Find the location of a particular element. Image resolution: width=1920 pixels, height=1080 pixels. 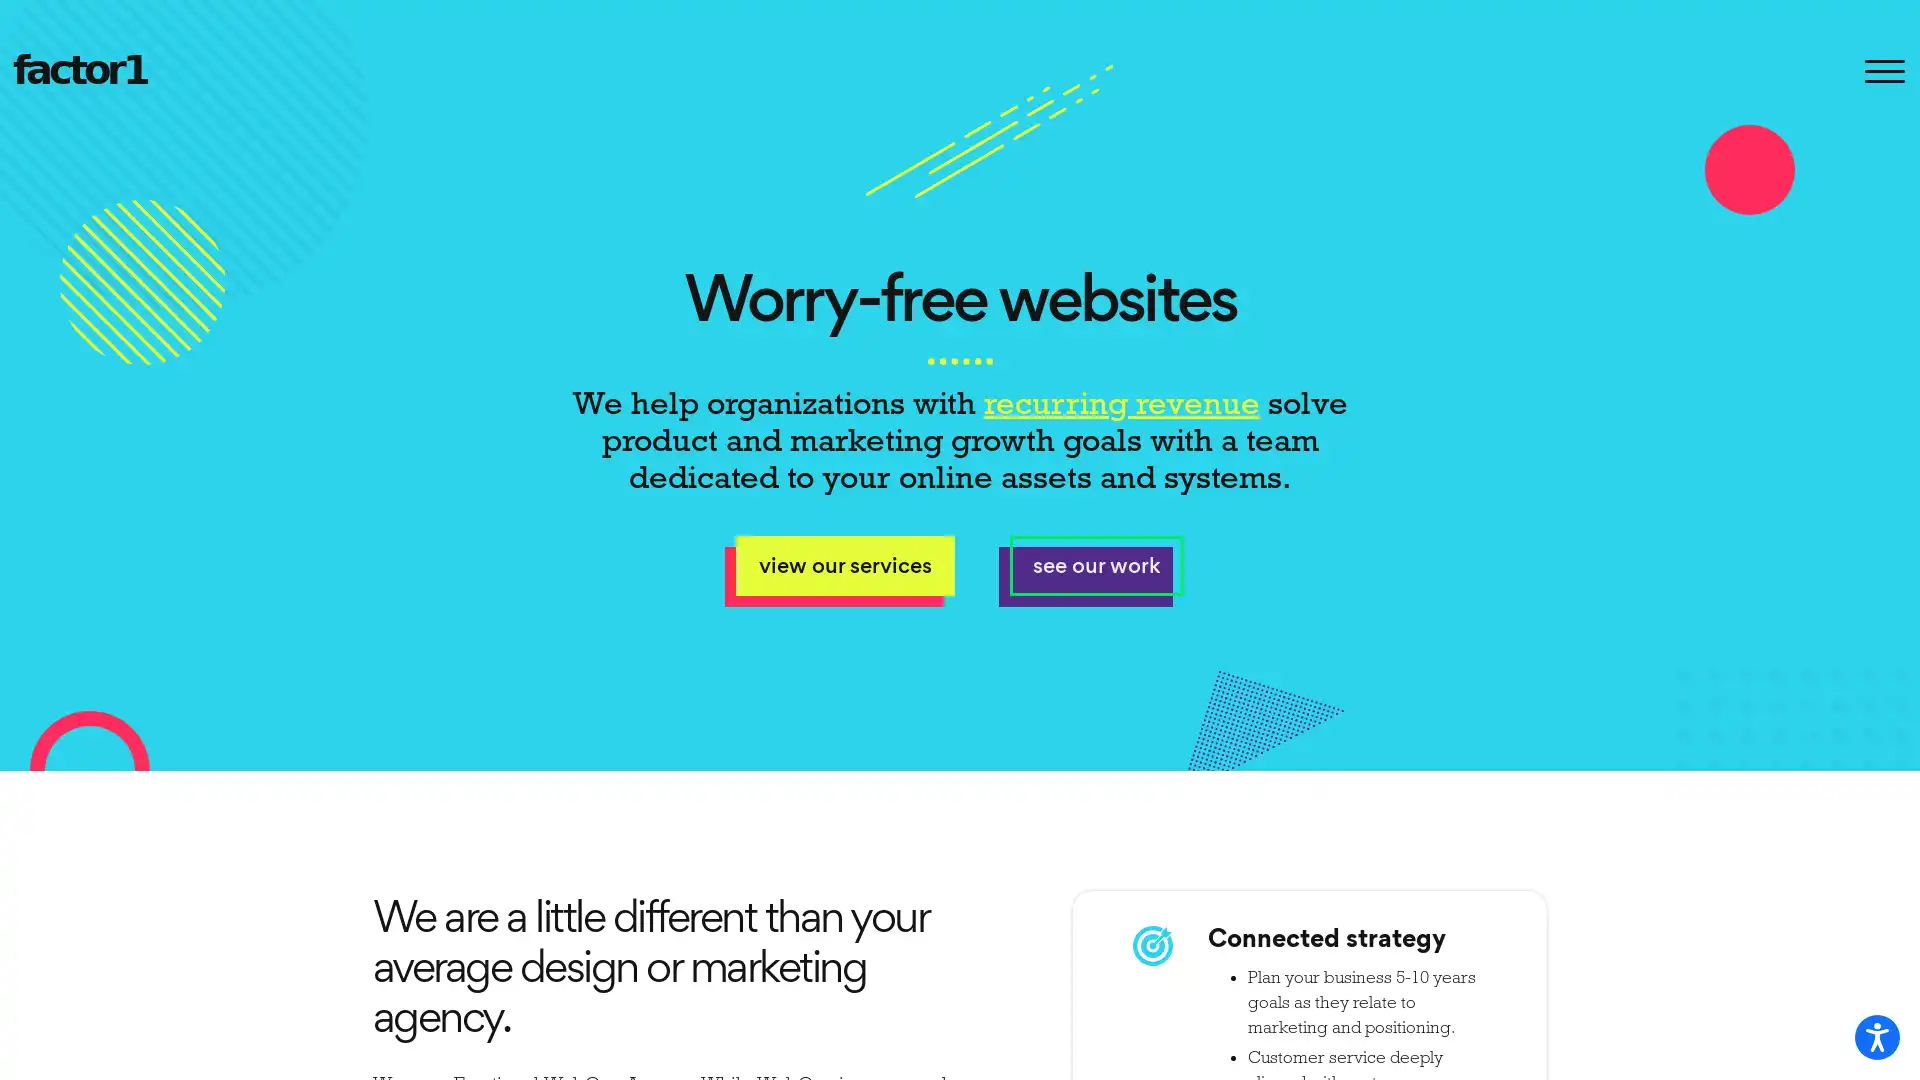

Open accessibility options, statement and help is located at coordinates (1876, 1036).